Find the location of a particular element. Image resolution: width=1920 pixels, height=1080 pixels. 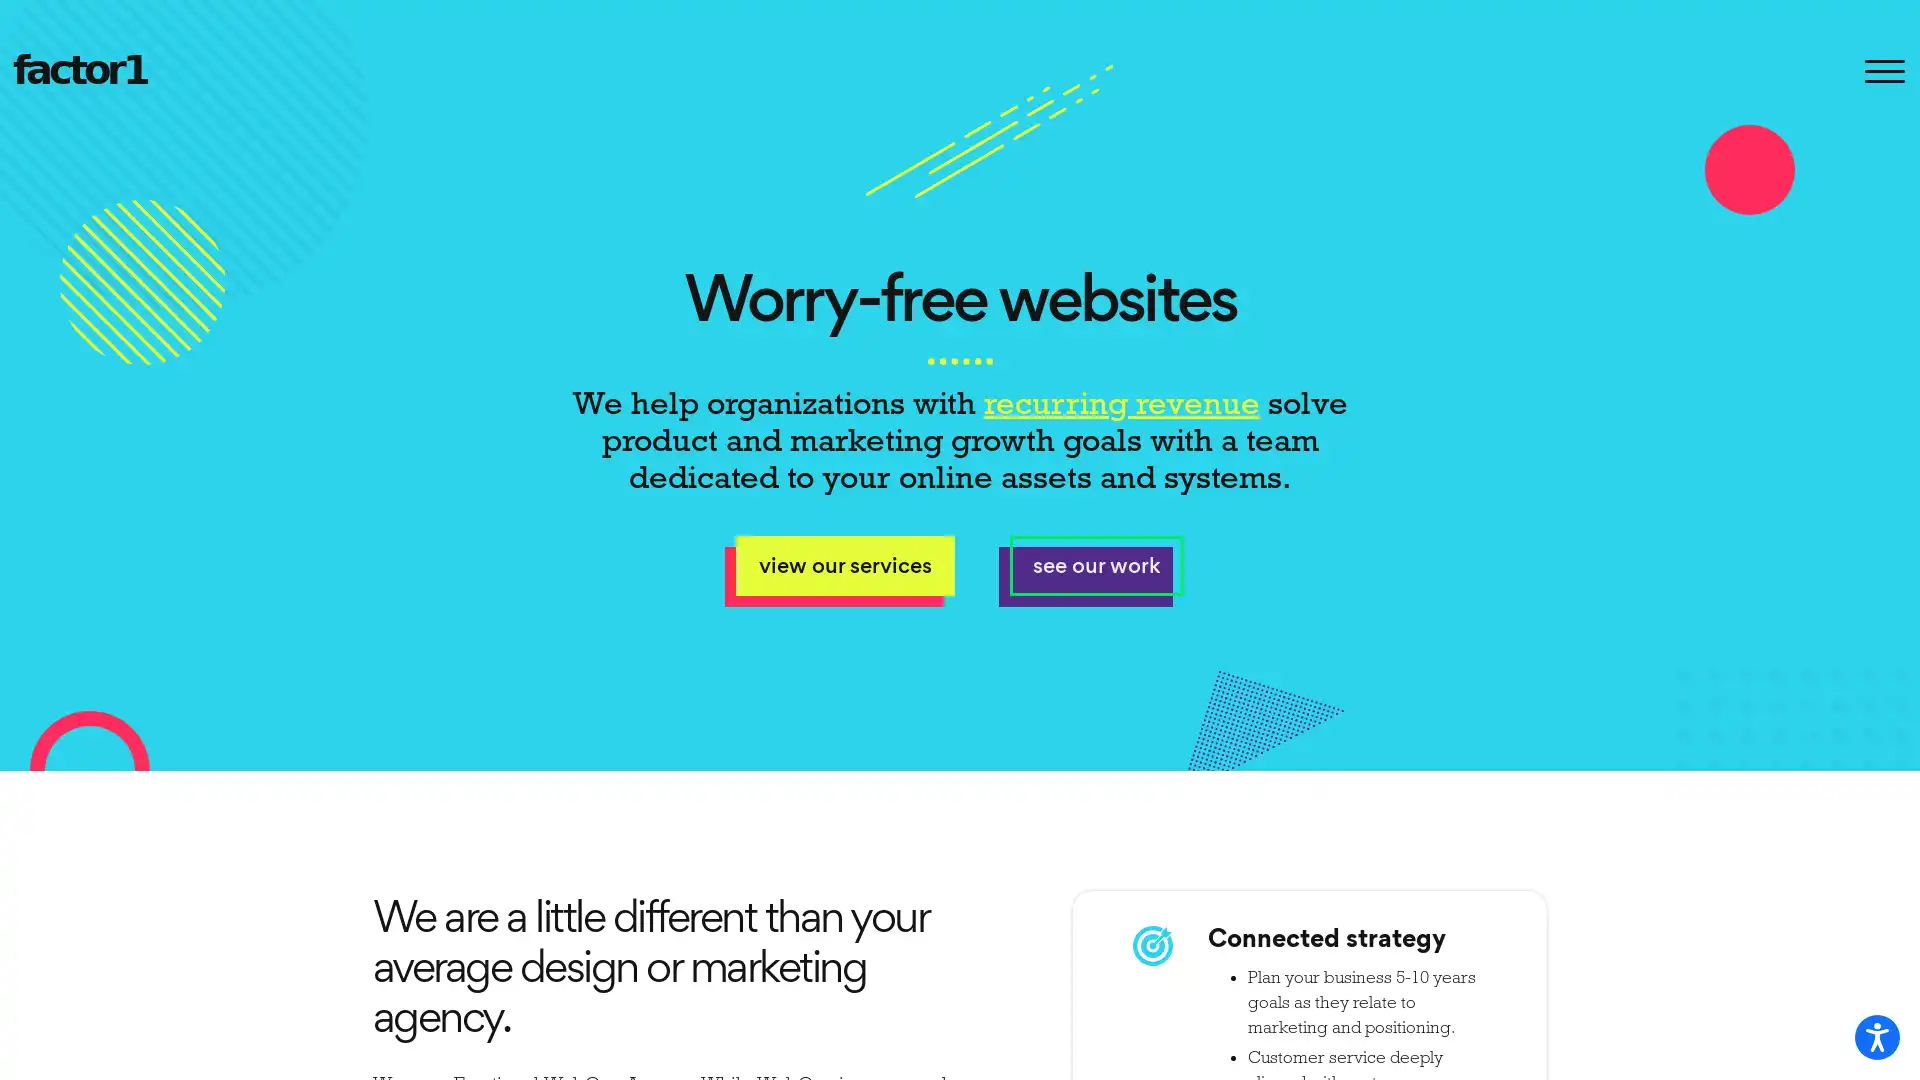

Open accessibility options, statement and help is located at coordinates (1876, 1036).